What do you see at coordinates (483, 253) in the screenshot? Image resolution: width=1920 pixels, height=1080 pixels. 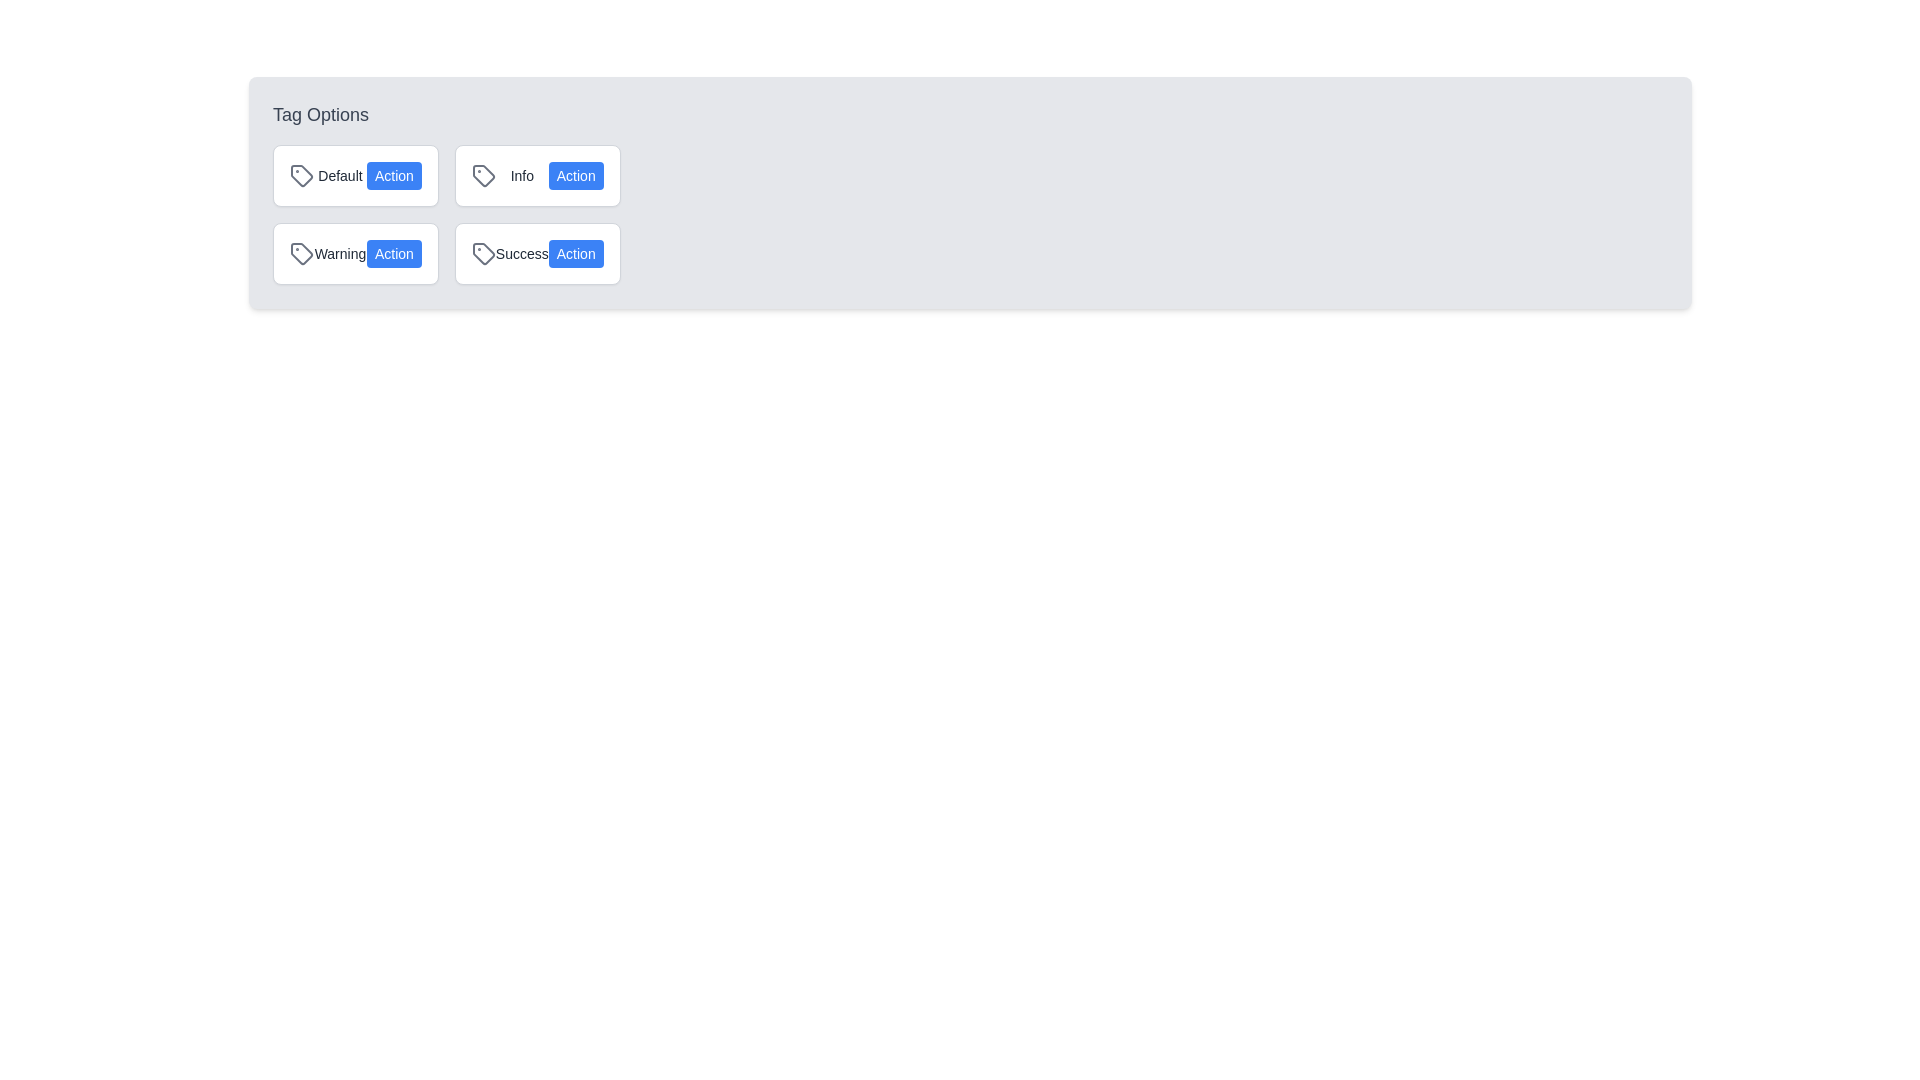 I see `the gray tag icon with rounded corners and a circular cut-out, located to the left of the 'Success' text and adjacent to the blue 'Action' button` at bounding box center [483, 253].